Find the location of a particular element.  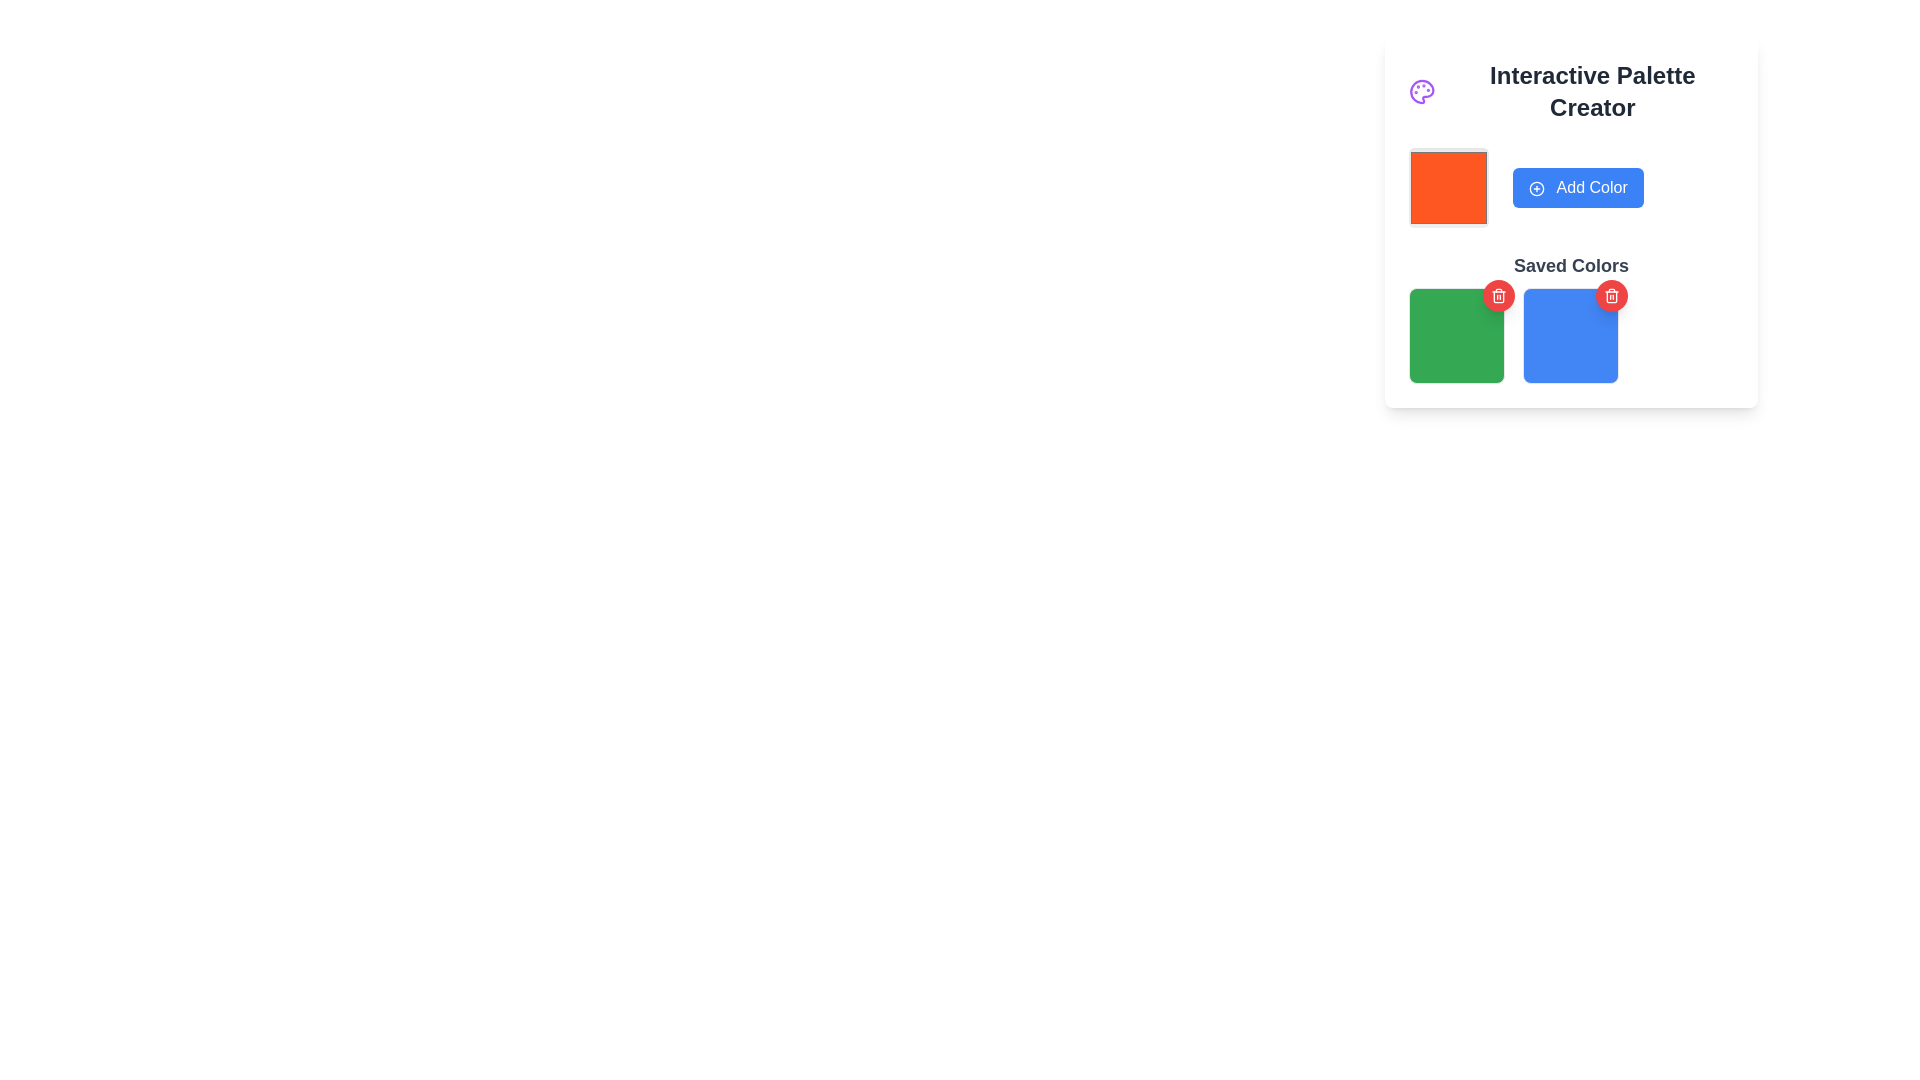

the color block in the grid item under 'Saved Colors' is located at coordinates (1570, 316).